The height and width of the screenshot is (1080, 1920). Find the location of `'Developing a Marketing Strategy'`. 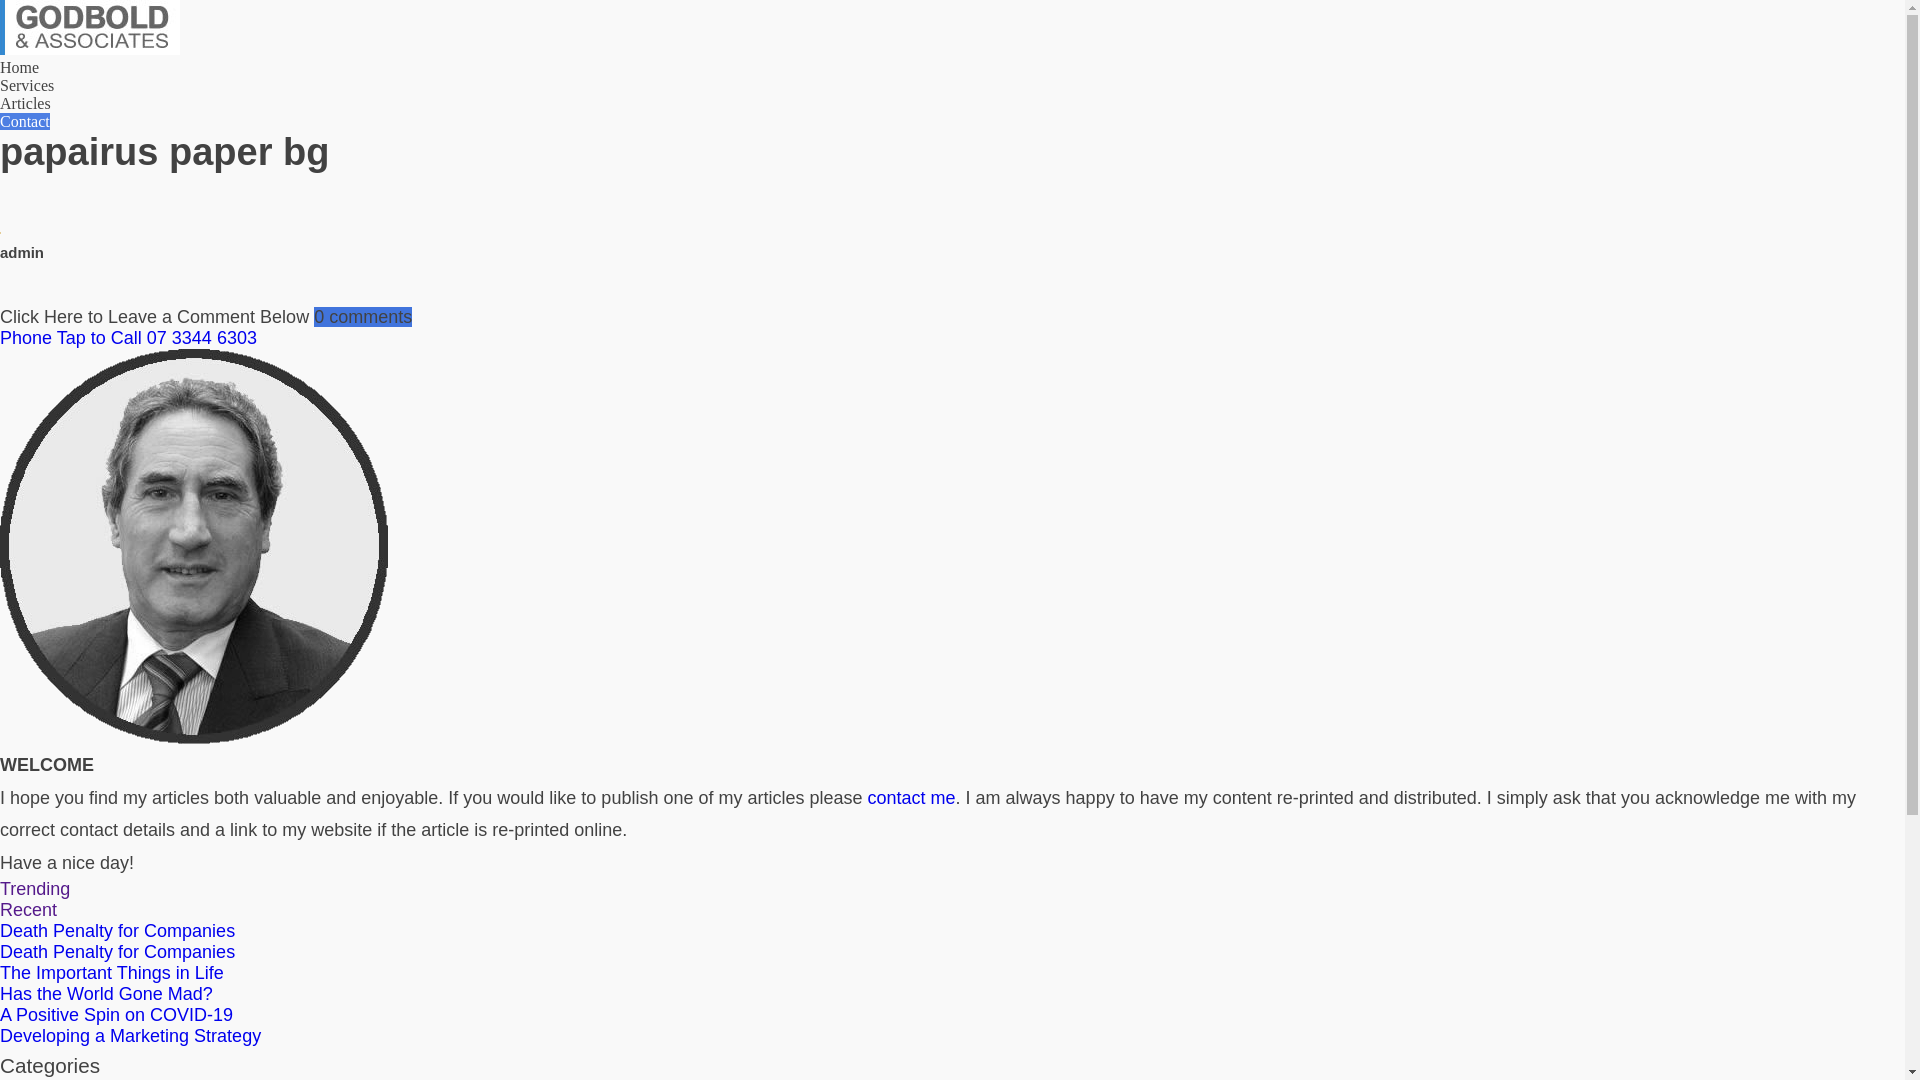

'Developing a Marketing Strategy' is located at coordinates (129, 1035).